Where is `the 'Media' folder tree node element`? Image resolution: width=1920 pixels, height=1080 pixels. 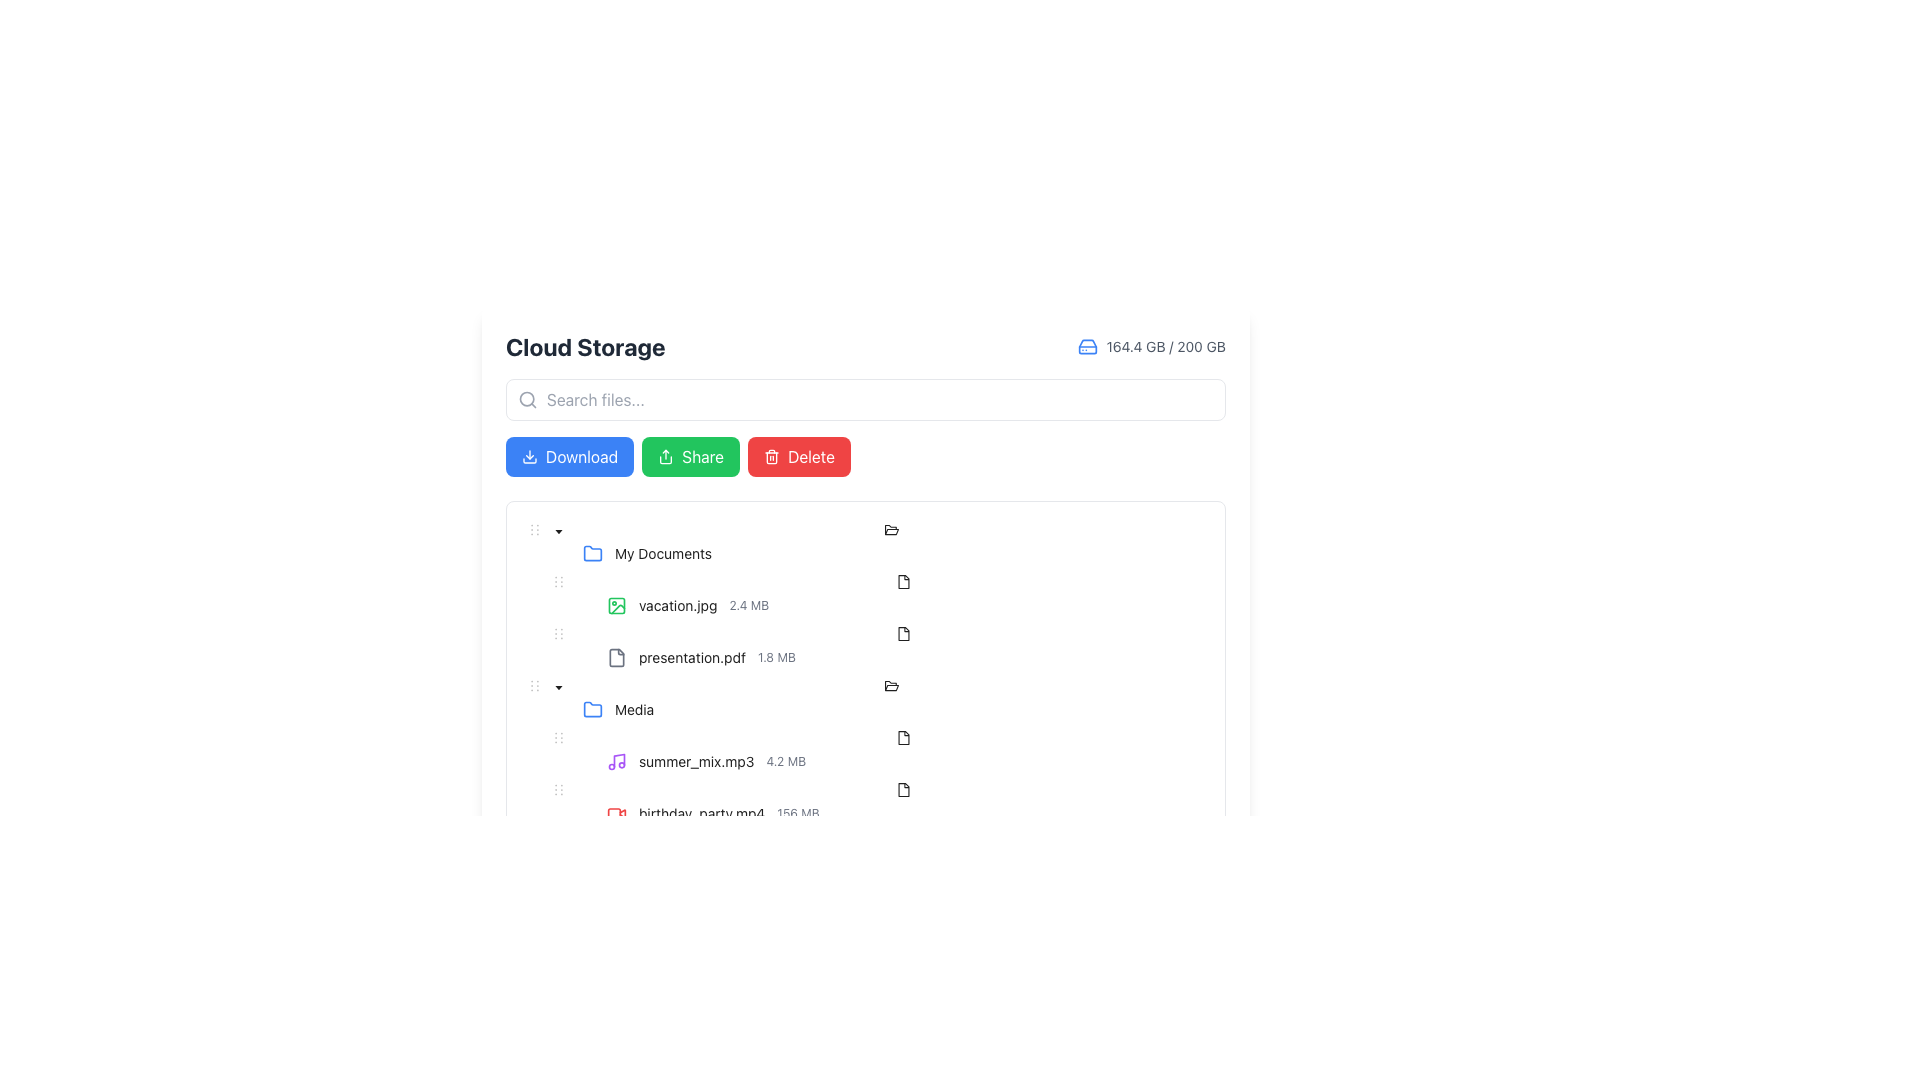 the 'Media' folder tree node element is located at coordinates (891, 697).